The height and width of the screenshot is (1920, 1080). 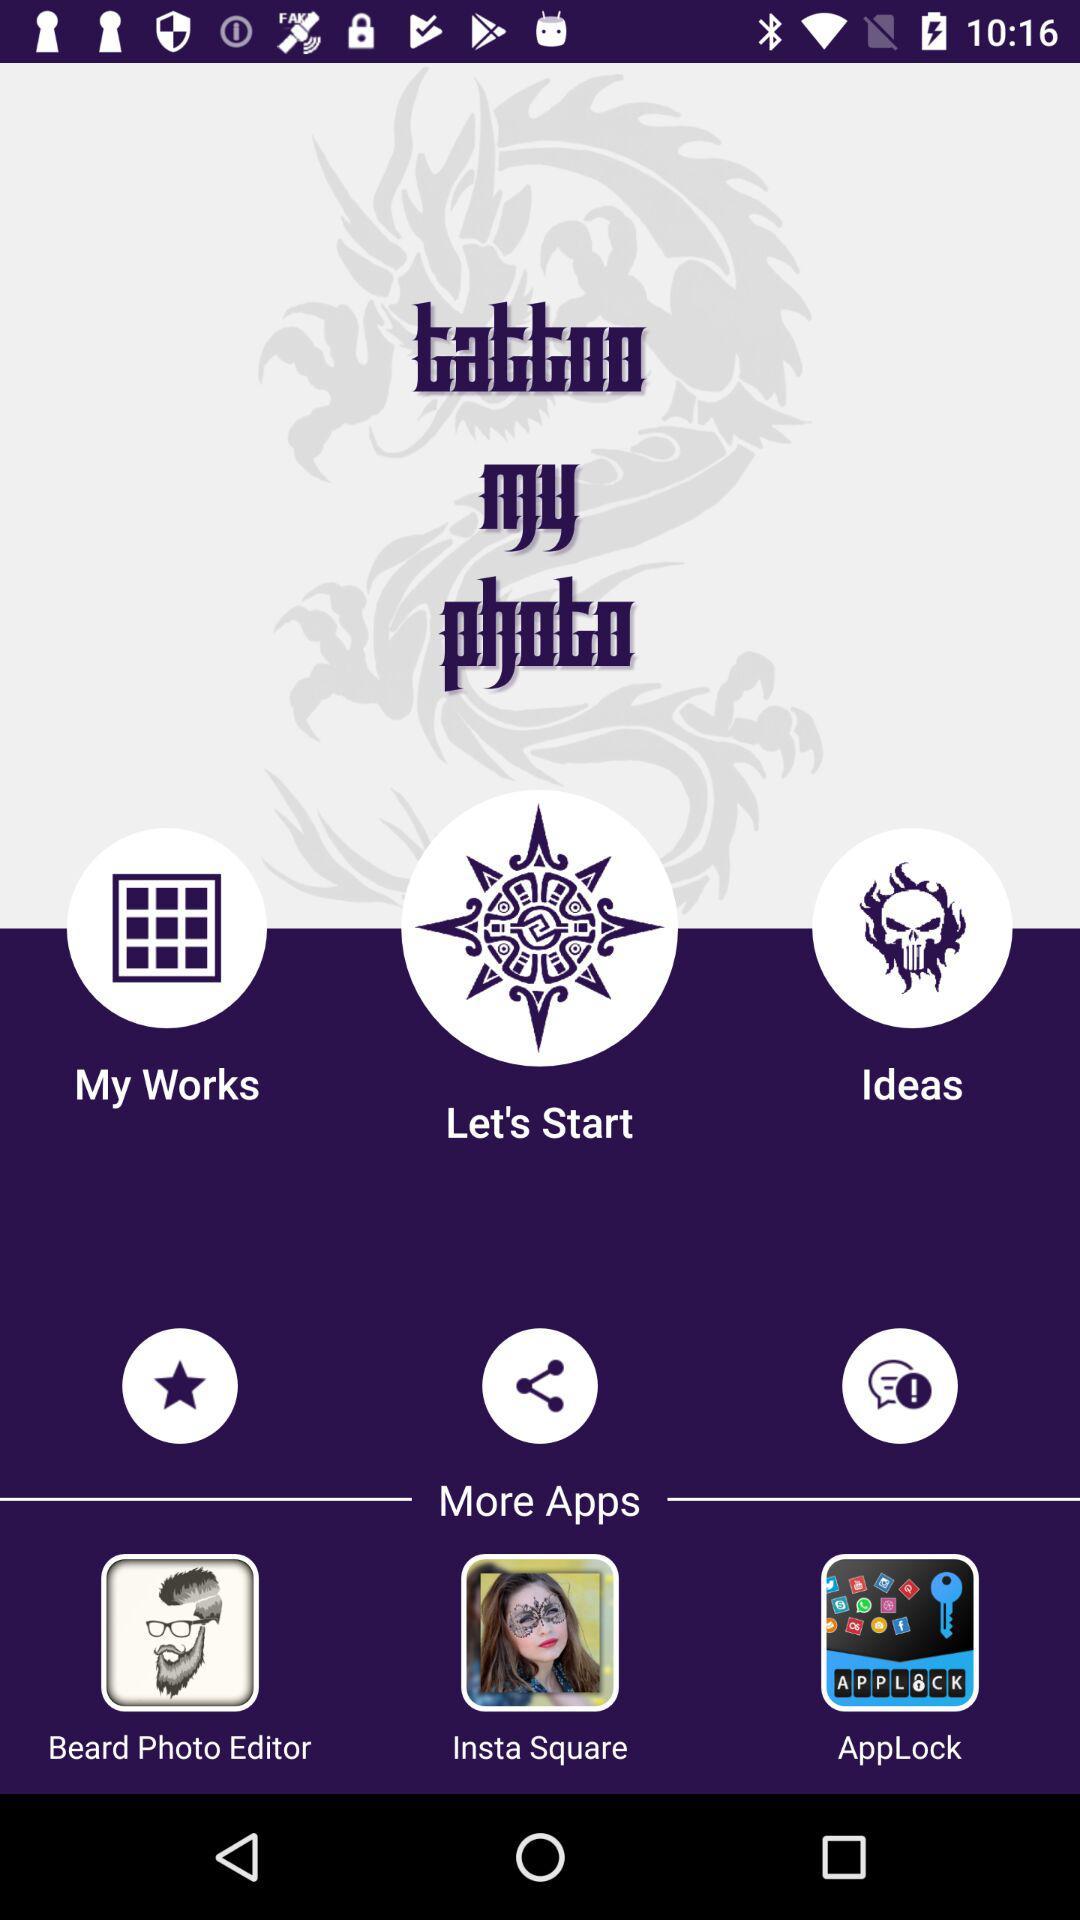 What do you see at coordinates (898, 1632) in the screenshot?
I see `open new app` at bounding box center [898, 1632].